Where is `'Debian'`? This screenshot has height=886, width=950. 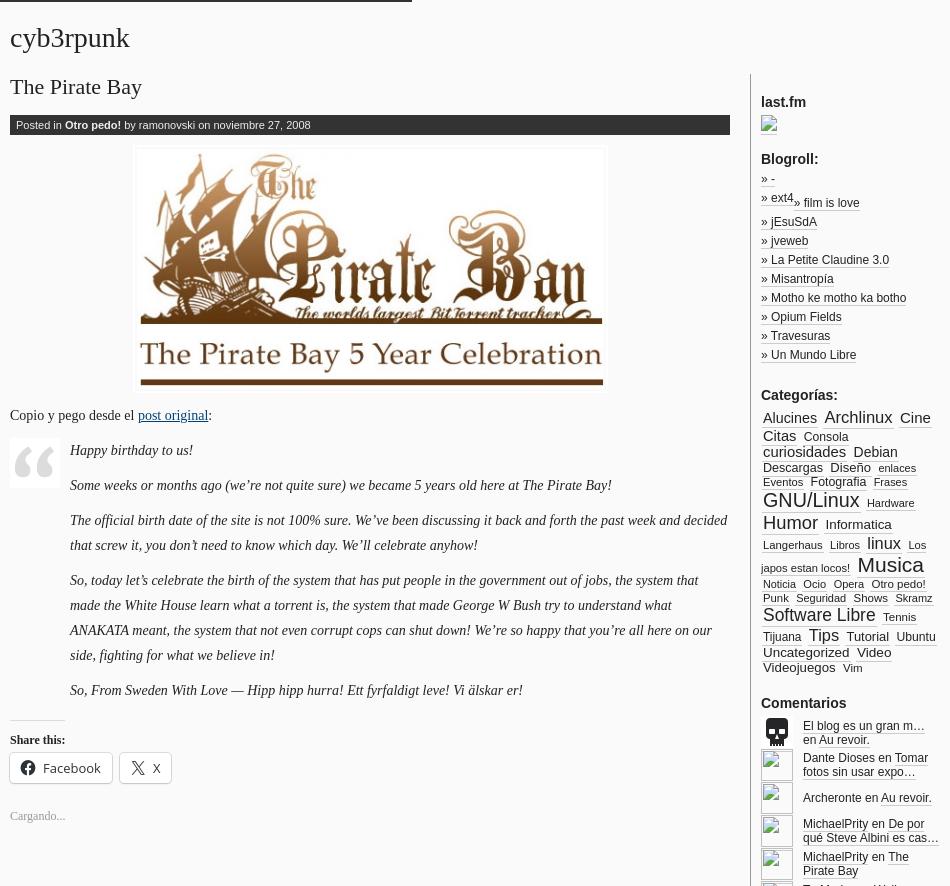
'Debian' is located at coordinates (874, 452).